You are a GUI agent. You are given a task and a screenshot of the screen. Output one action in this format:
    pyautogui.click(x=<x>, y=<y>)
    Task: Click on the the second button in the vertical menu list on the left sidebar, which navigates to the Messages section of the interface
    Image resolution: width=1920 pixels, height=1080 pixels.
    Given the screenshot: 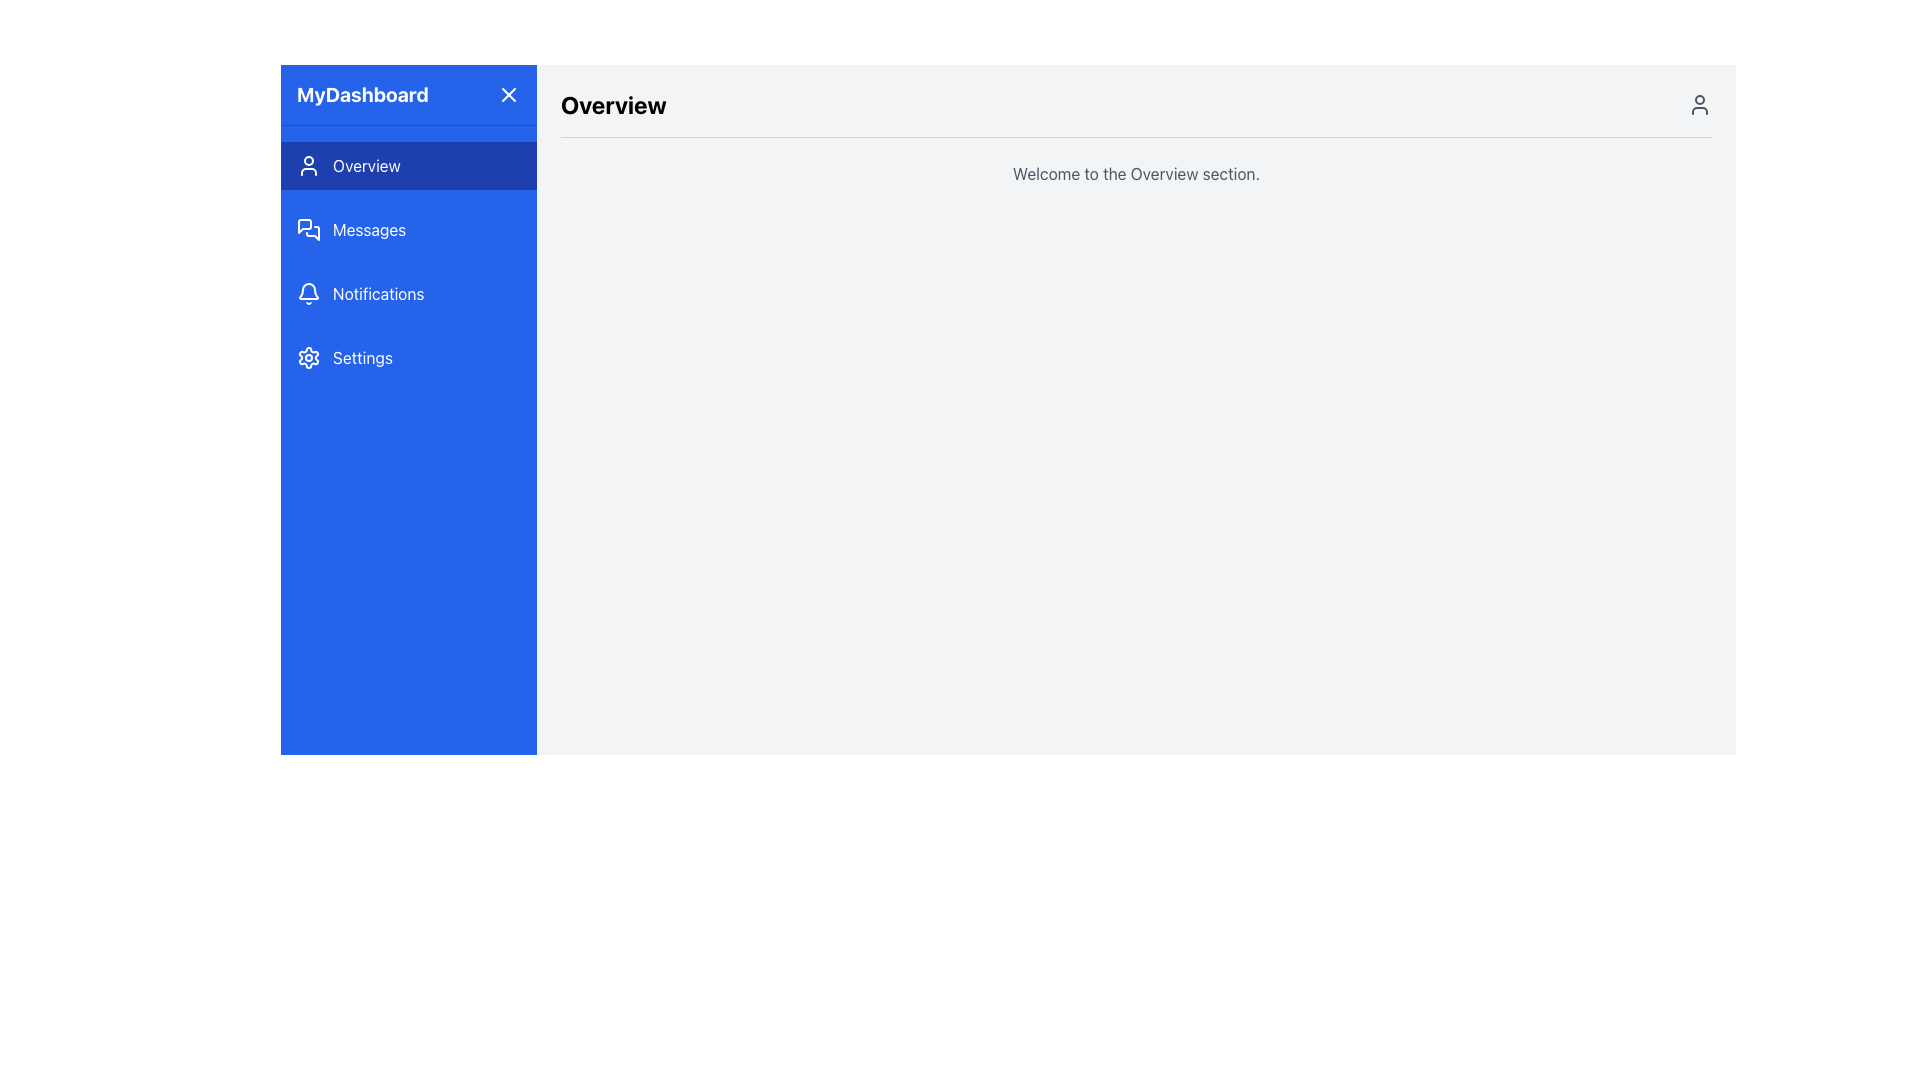 What is the action you would take?
    pyautogui.click(x=407, y=229)
    